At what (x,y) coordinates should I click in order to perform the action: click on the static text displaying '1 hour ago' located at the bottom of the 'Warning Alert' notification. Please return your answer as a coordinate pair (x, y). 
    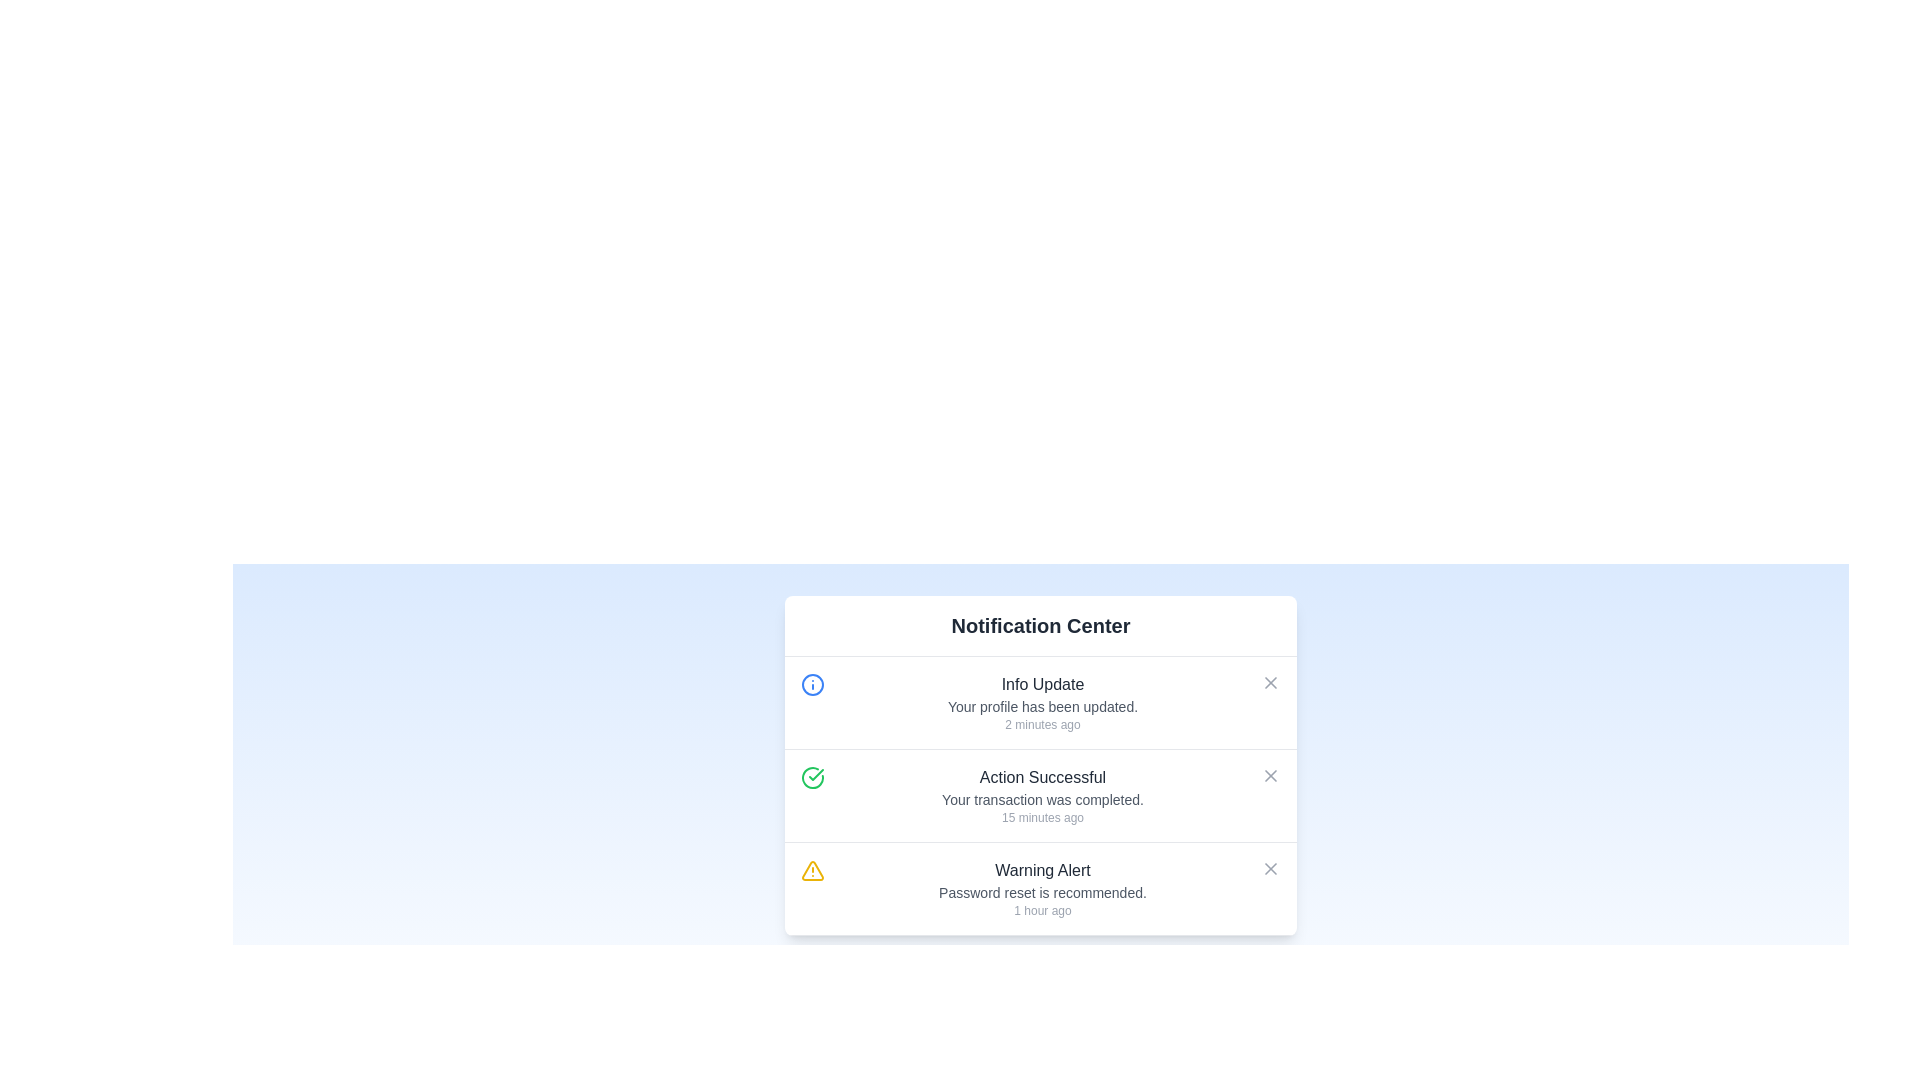
    Looking at the image, I should click on (1041, 910).